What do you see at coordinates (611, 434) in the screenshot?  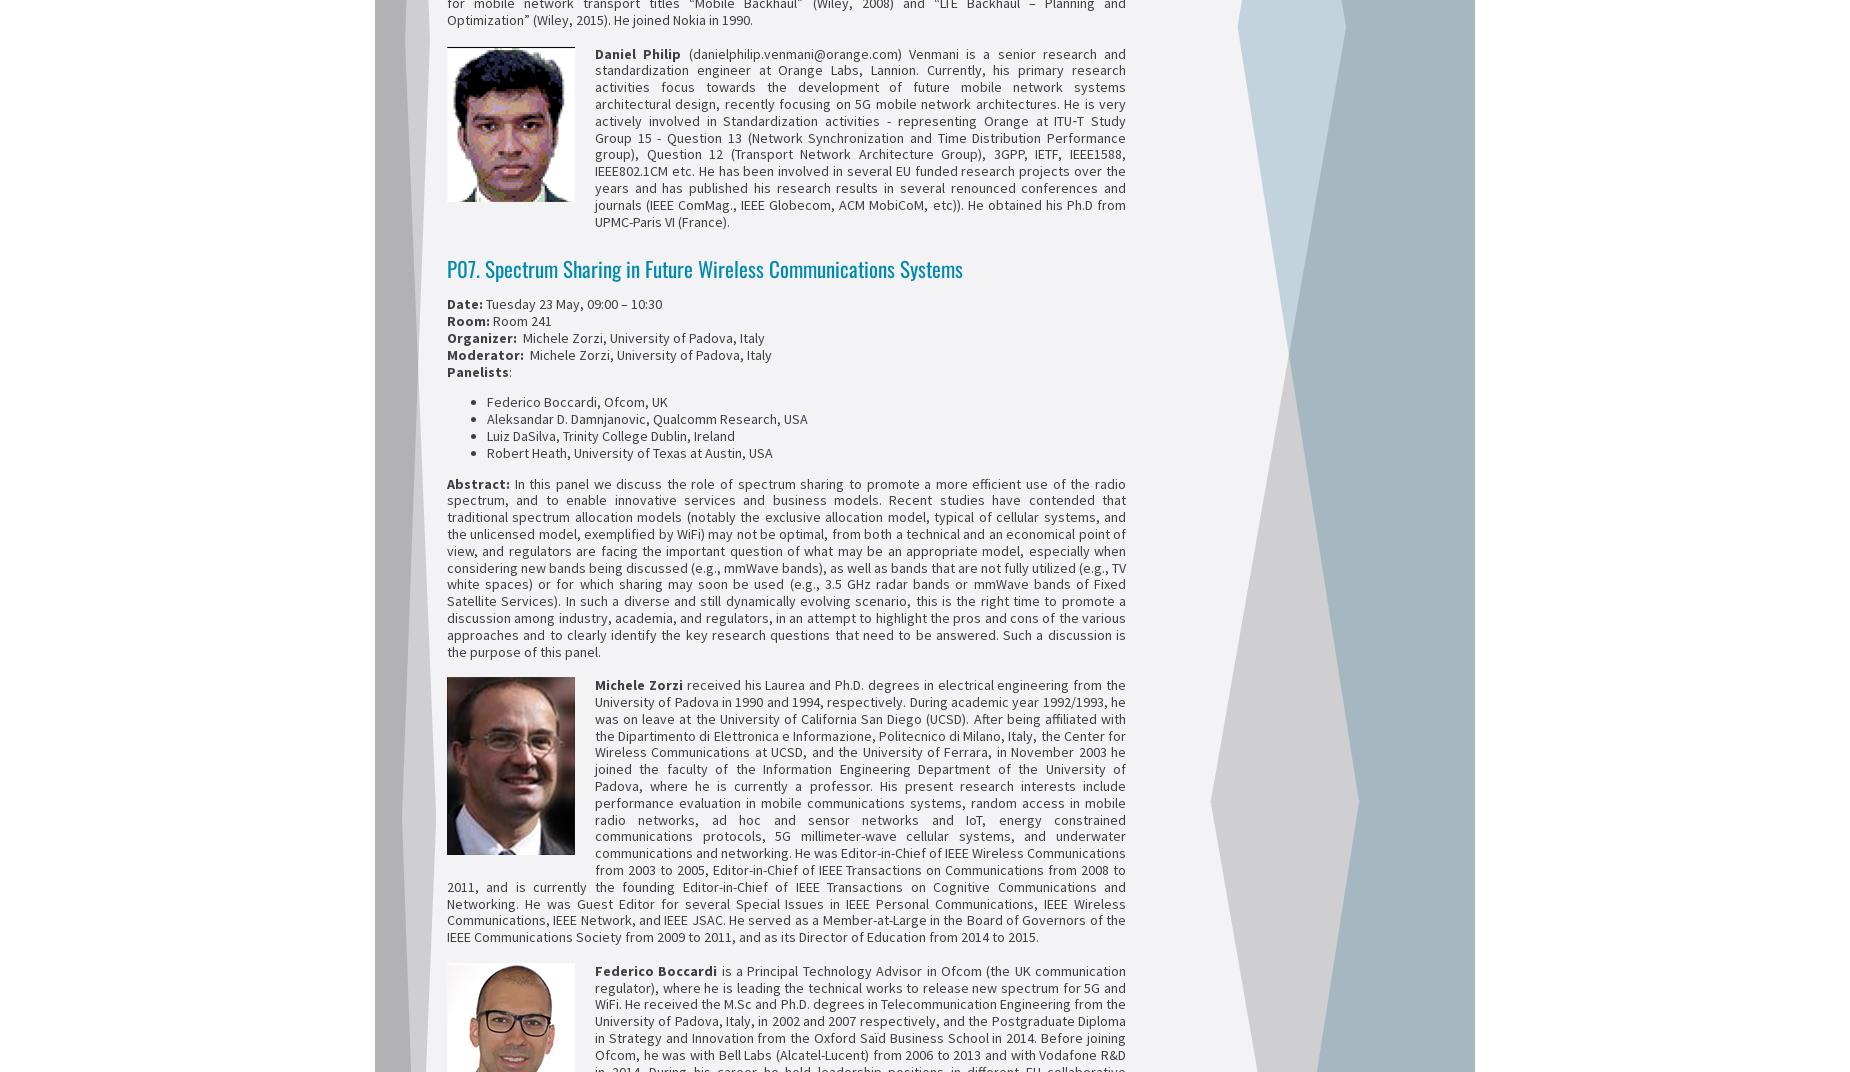 I see `'Luiz DaSilva, Trinity College Dublin, Ireland'` at bounding box center [611, 434].